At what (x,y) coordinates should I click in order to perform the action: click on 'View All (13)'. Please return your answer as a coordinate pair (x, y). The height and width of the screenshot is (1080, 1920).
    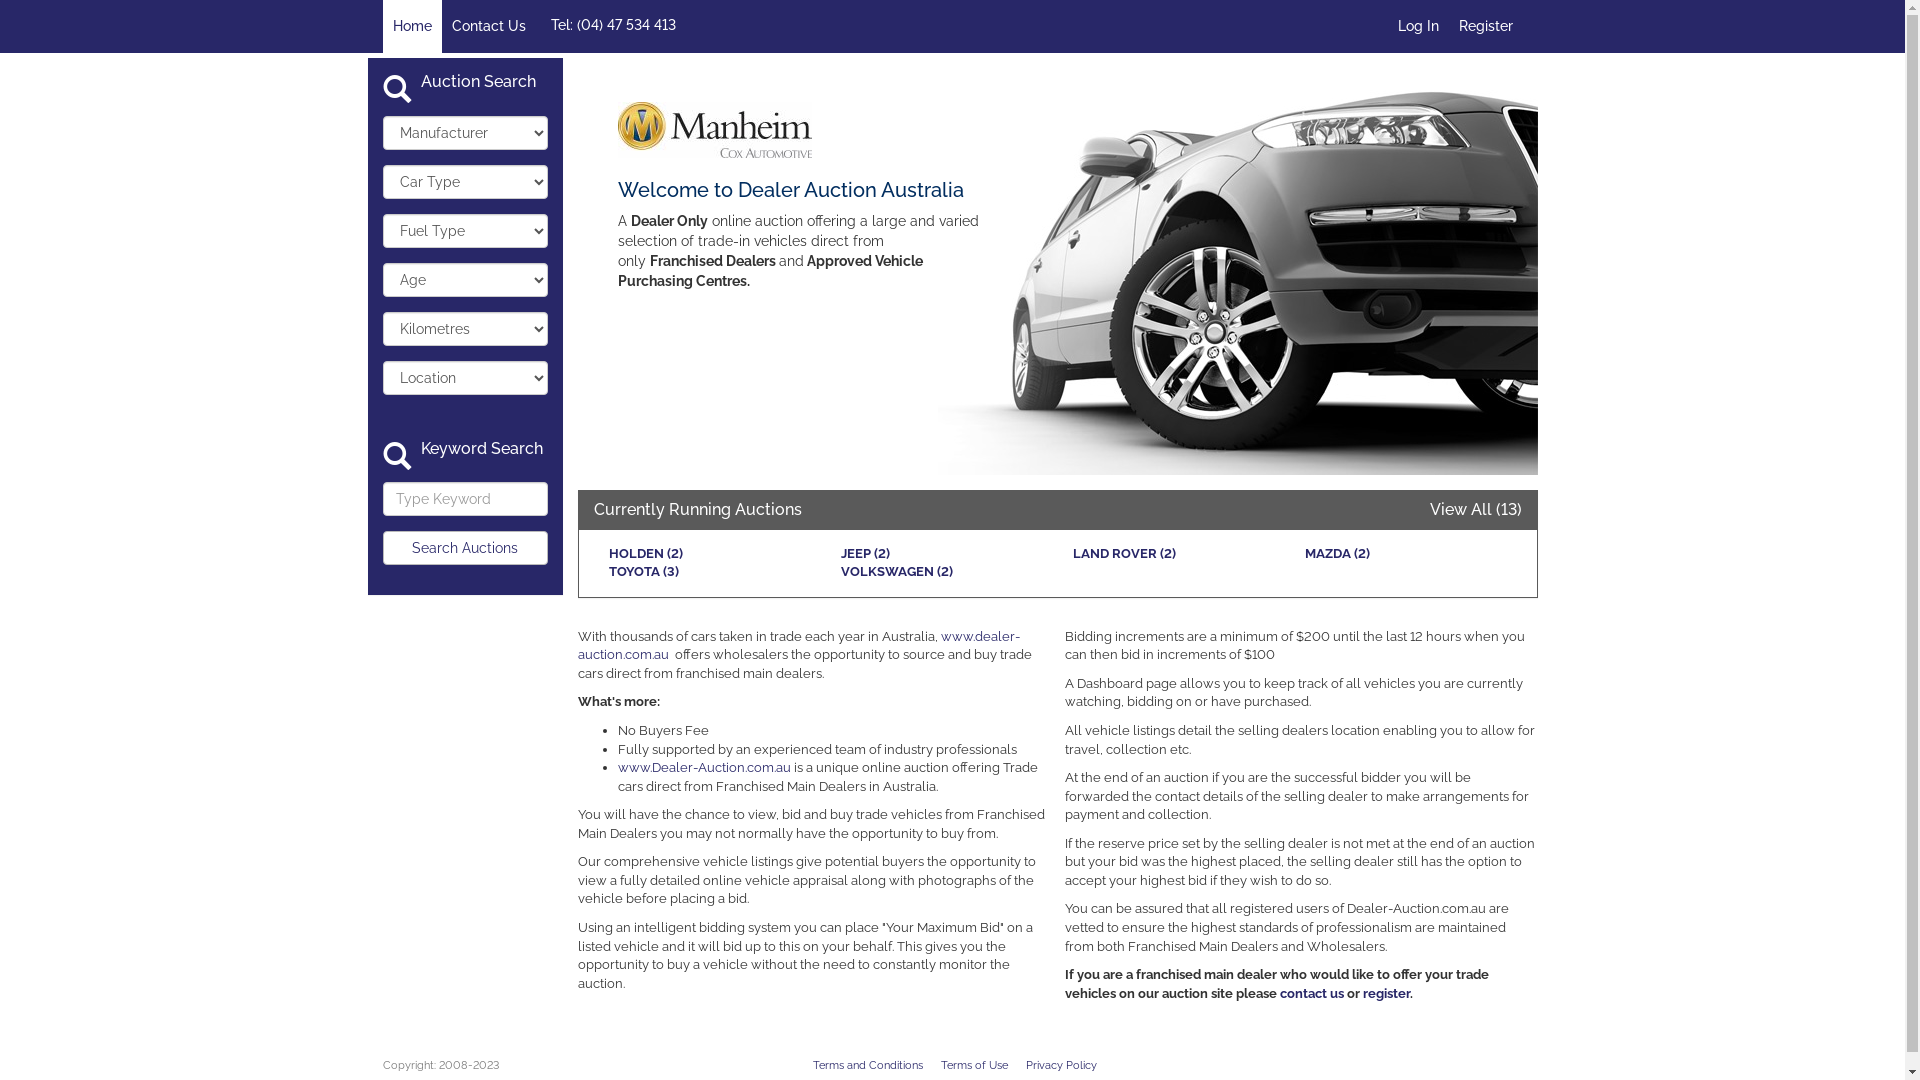
    Looking at the image, I should click on (1476, 508).